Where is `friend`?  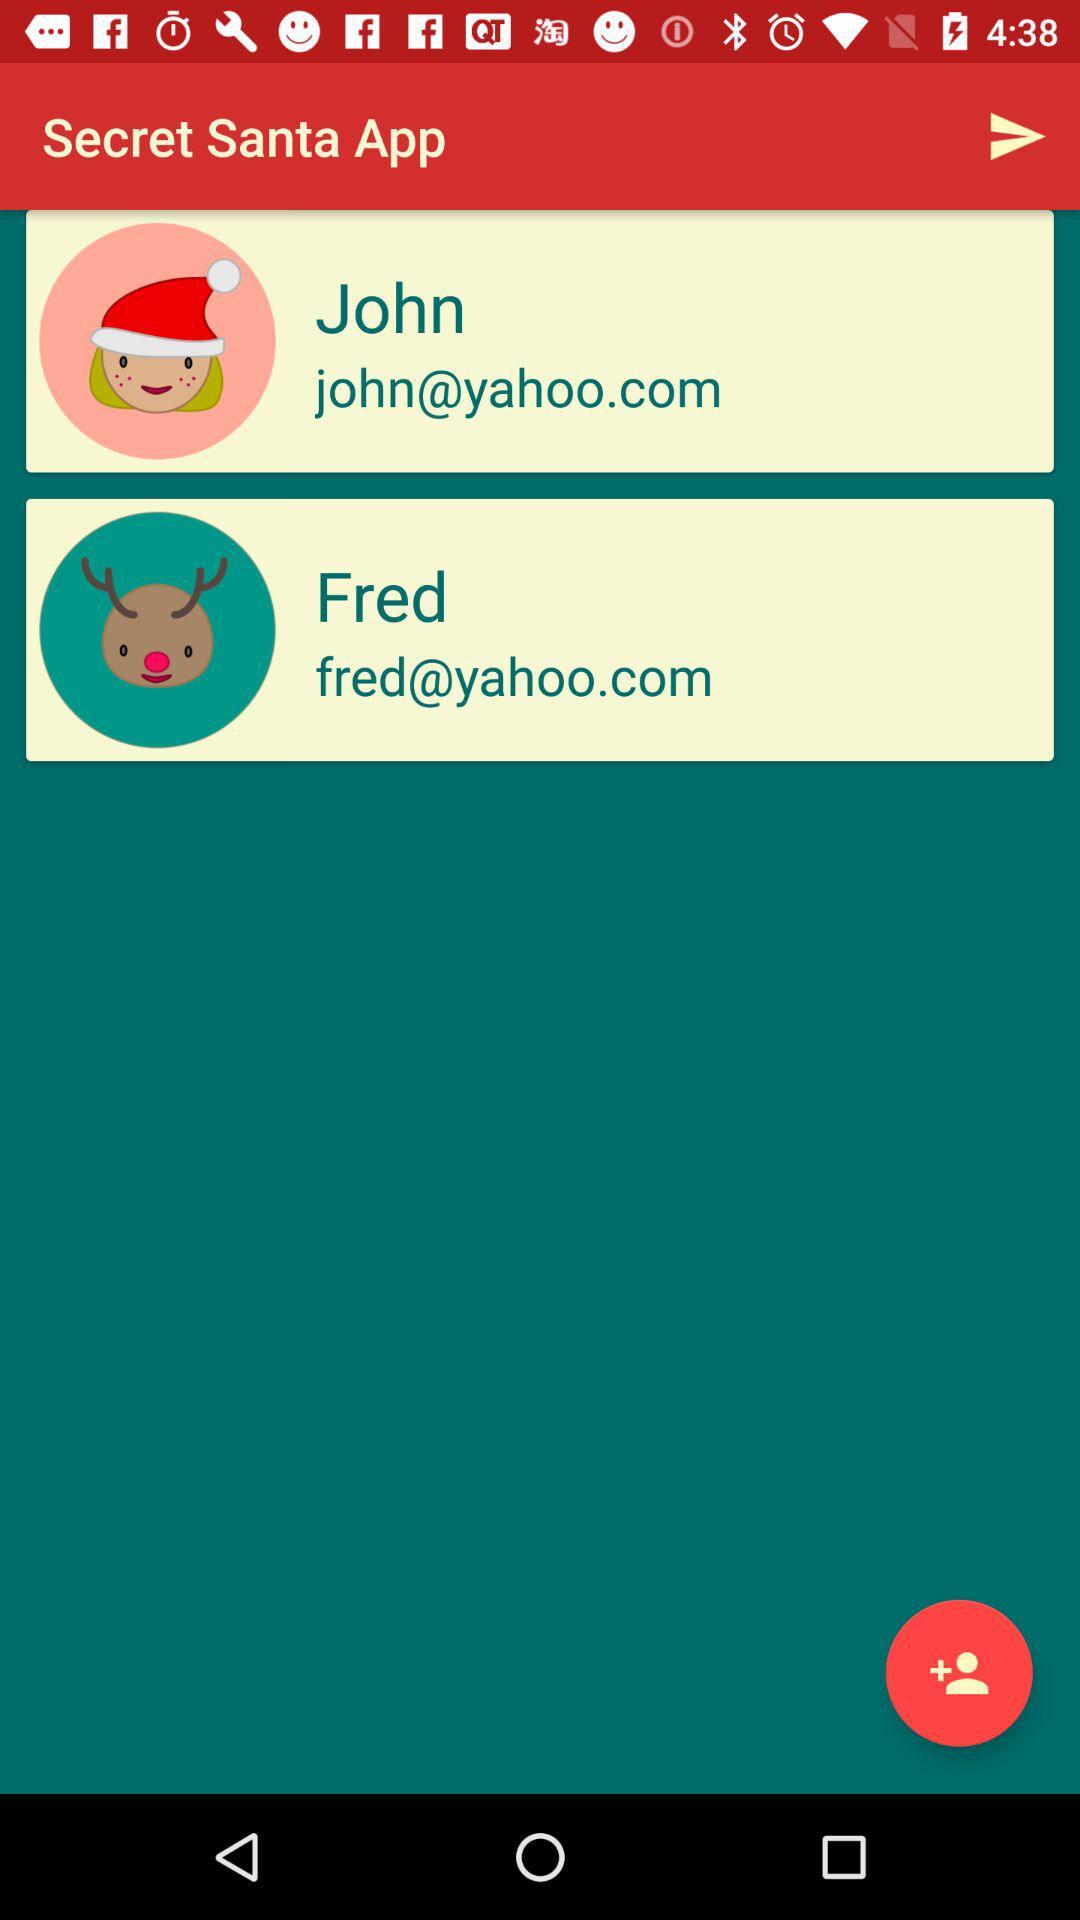
friend is located at coordinates (958, 1673).